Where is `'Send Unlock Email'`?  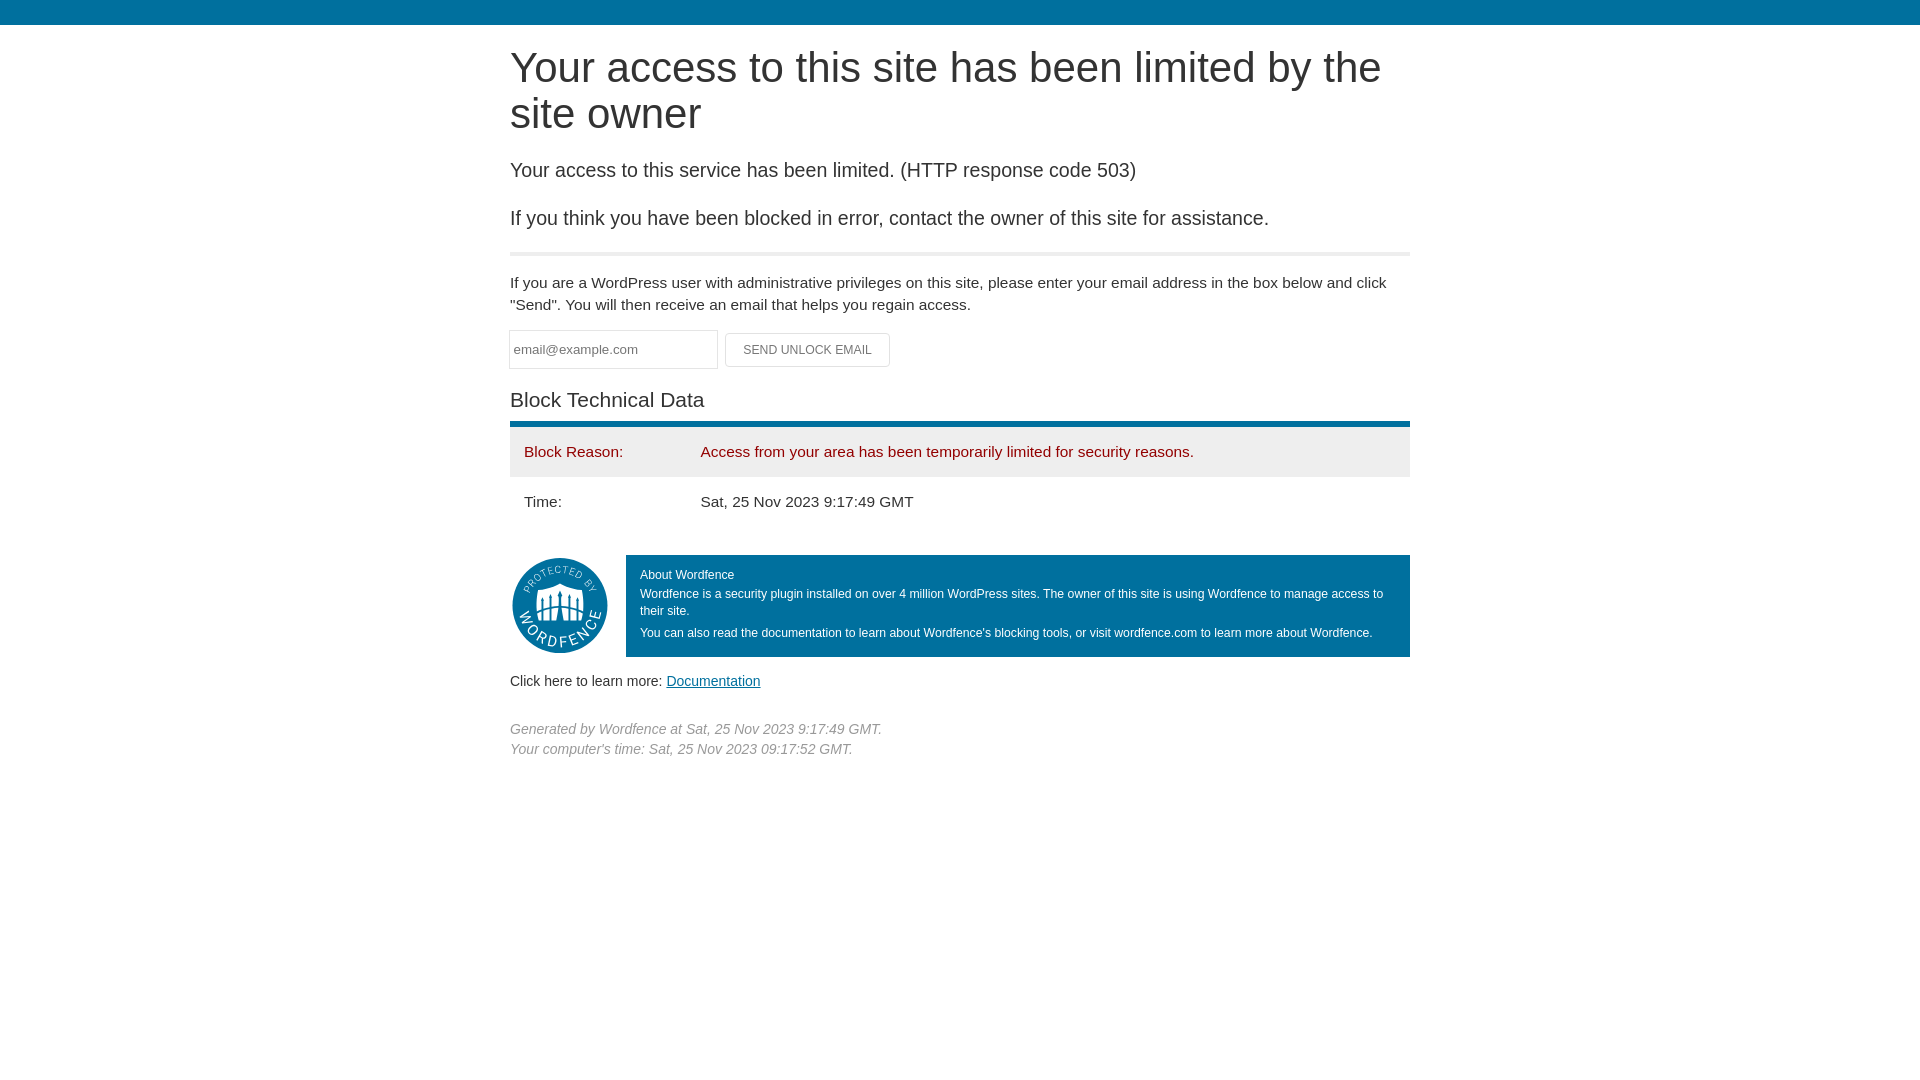
'Send Unlock Email' is located at coordinates (807, 349).